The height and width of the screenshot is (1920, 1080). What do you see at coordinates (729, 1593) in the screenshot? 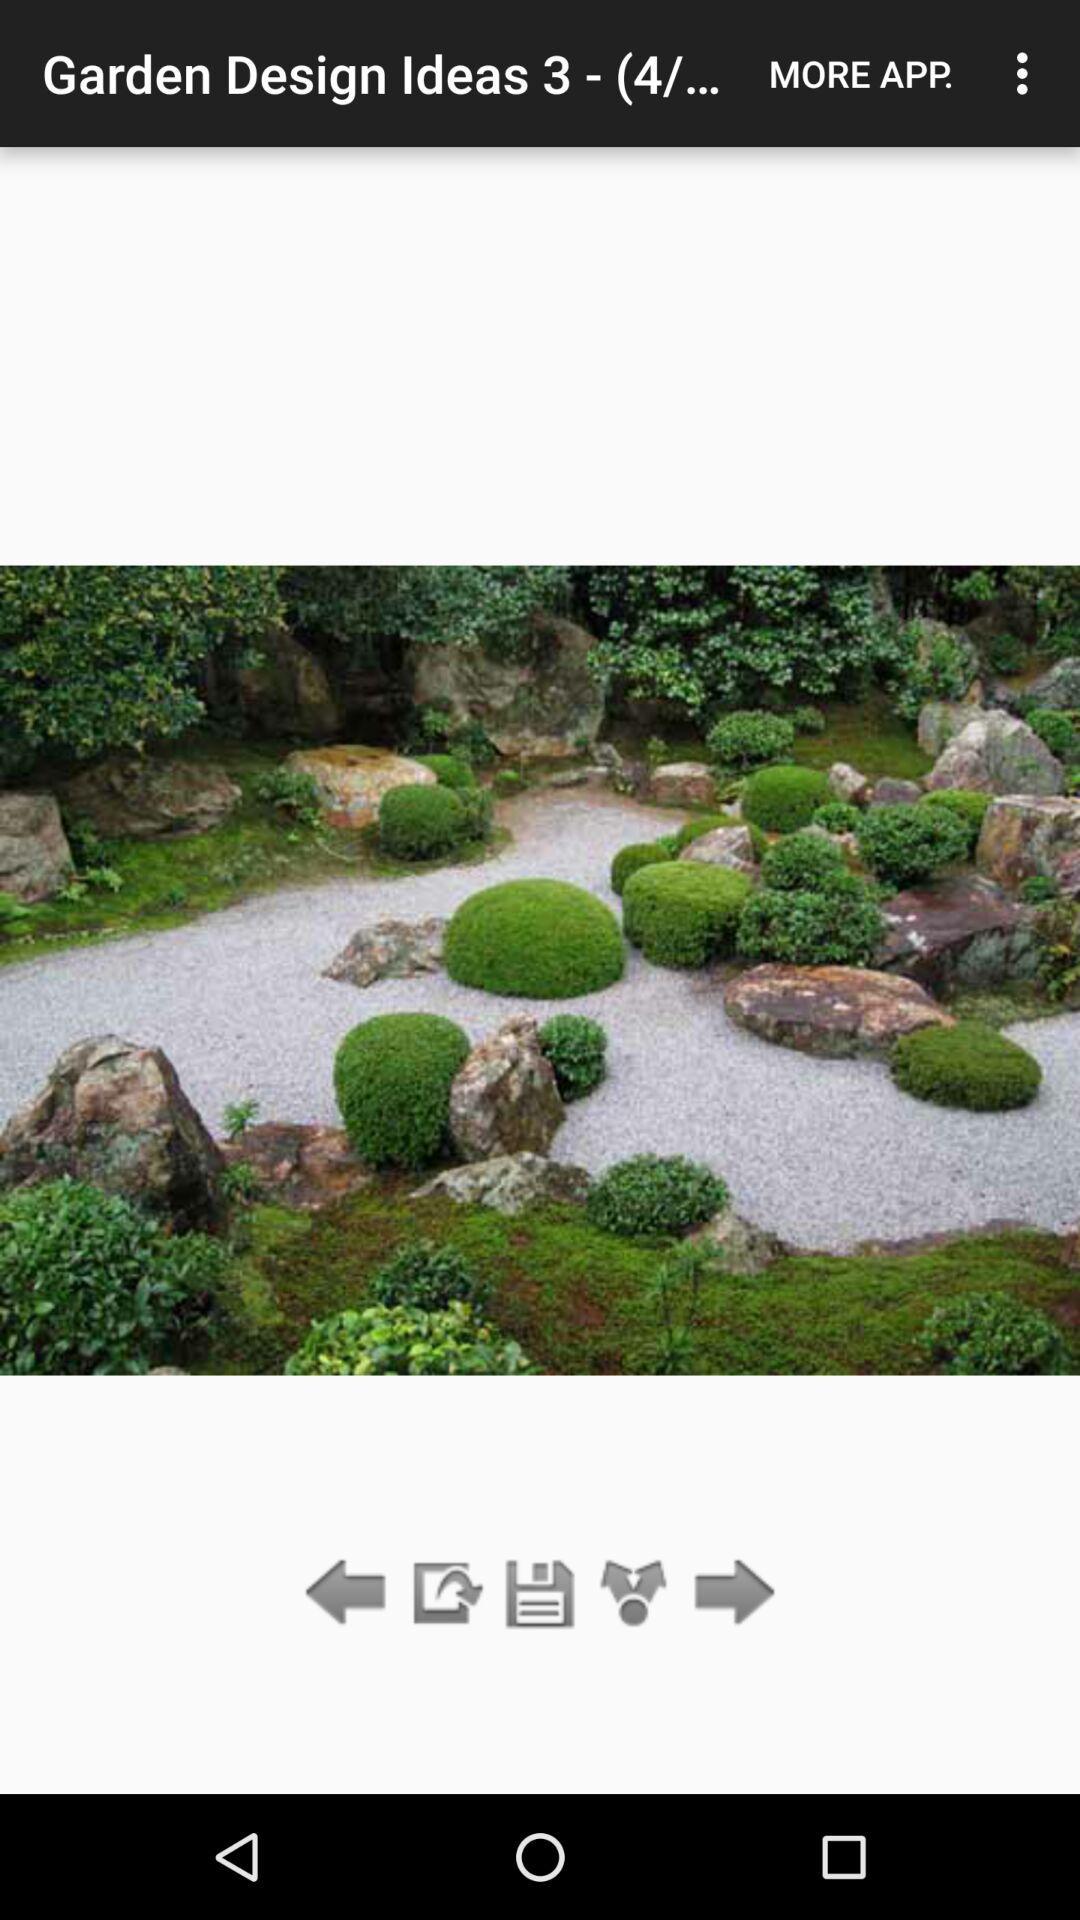
I see `next photo` at bounding box center [729, 1593].